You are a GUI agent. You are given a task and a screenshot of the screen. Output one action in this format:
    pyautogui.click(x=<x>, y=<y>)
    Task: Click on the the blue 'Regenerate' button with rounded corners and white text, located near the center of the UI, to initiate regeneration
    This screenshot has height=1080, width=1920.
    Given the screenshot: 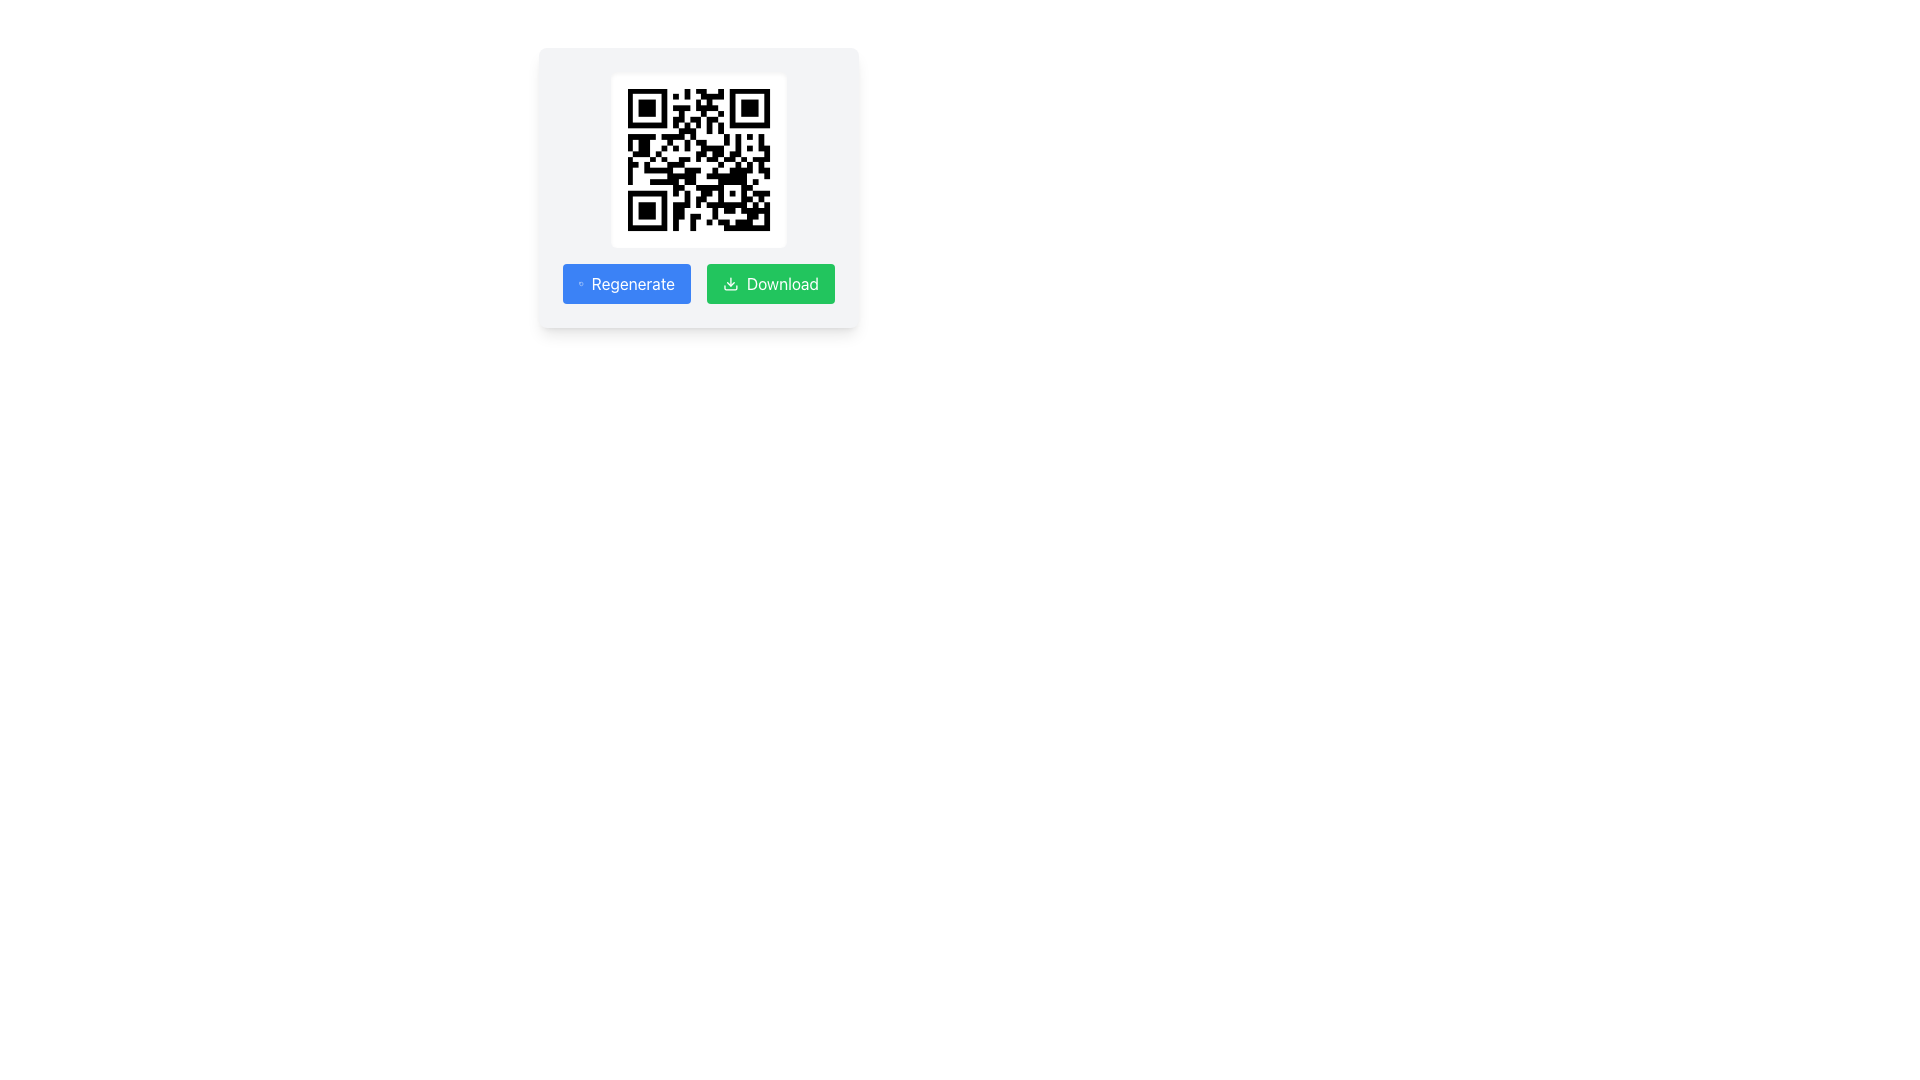 What is the action you would take?
    pyautogui.click(x=626, y=284)
    